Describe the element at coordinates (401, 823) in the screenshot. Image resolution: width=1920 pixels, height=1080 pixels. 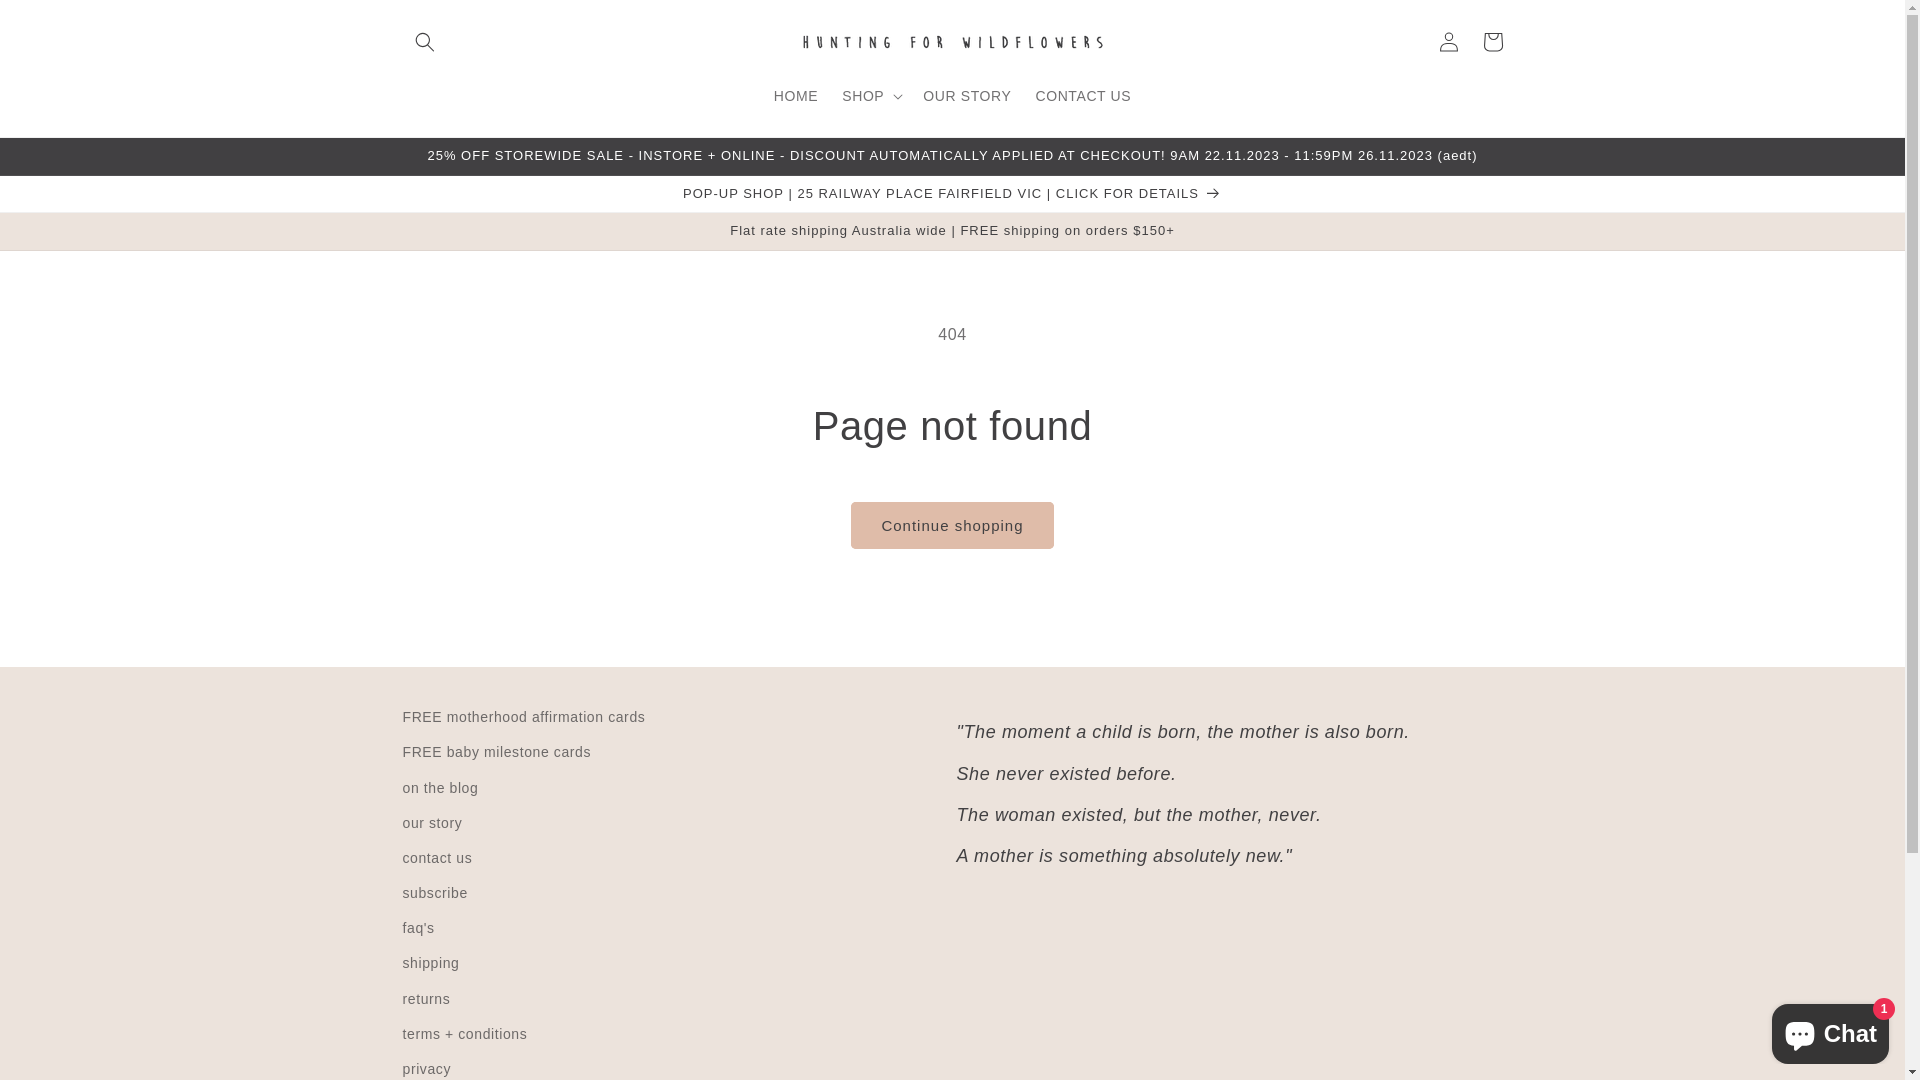
I see `'our story'` at that location.